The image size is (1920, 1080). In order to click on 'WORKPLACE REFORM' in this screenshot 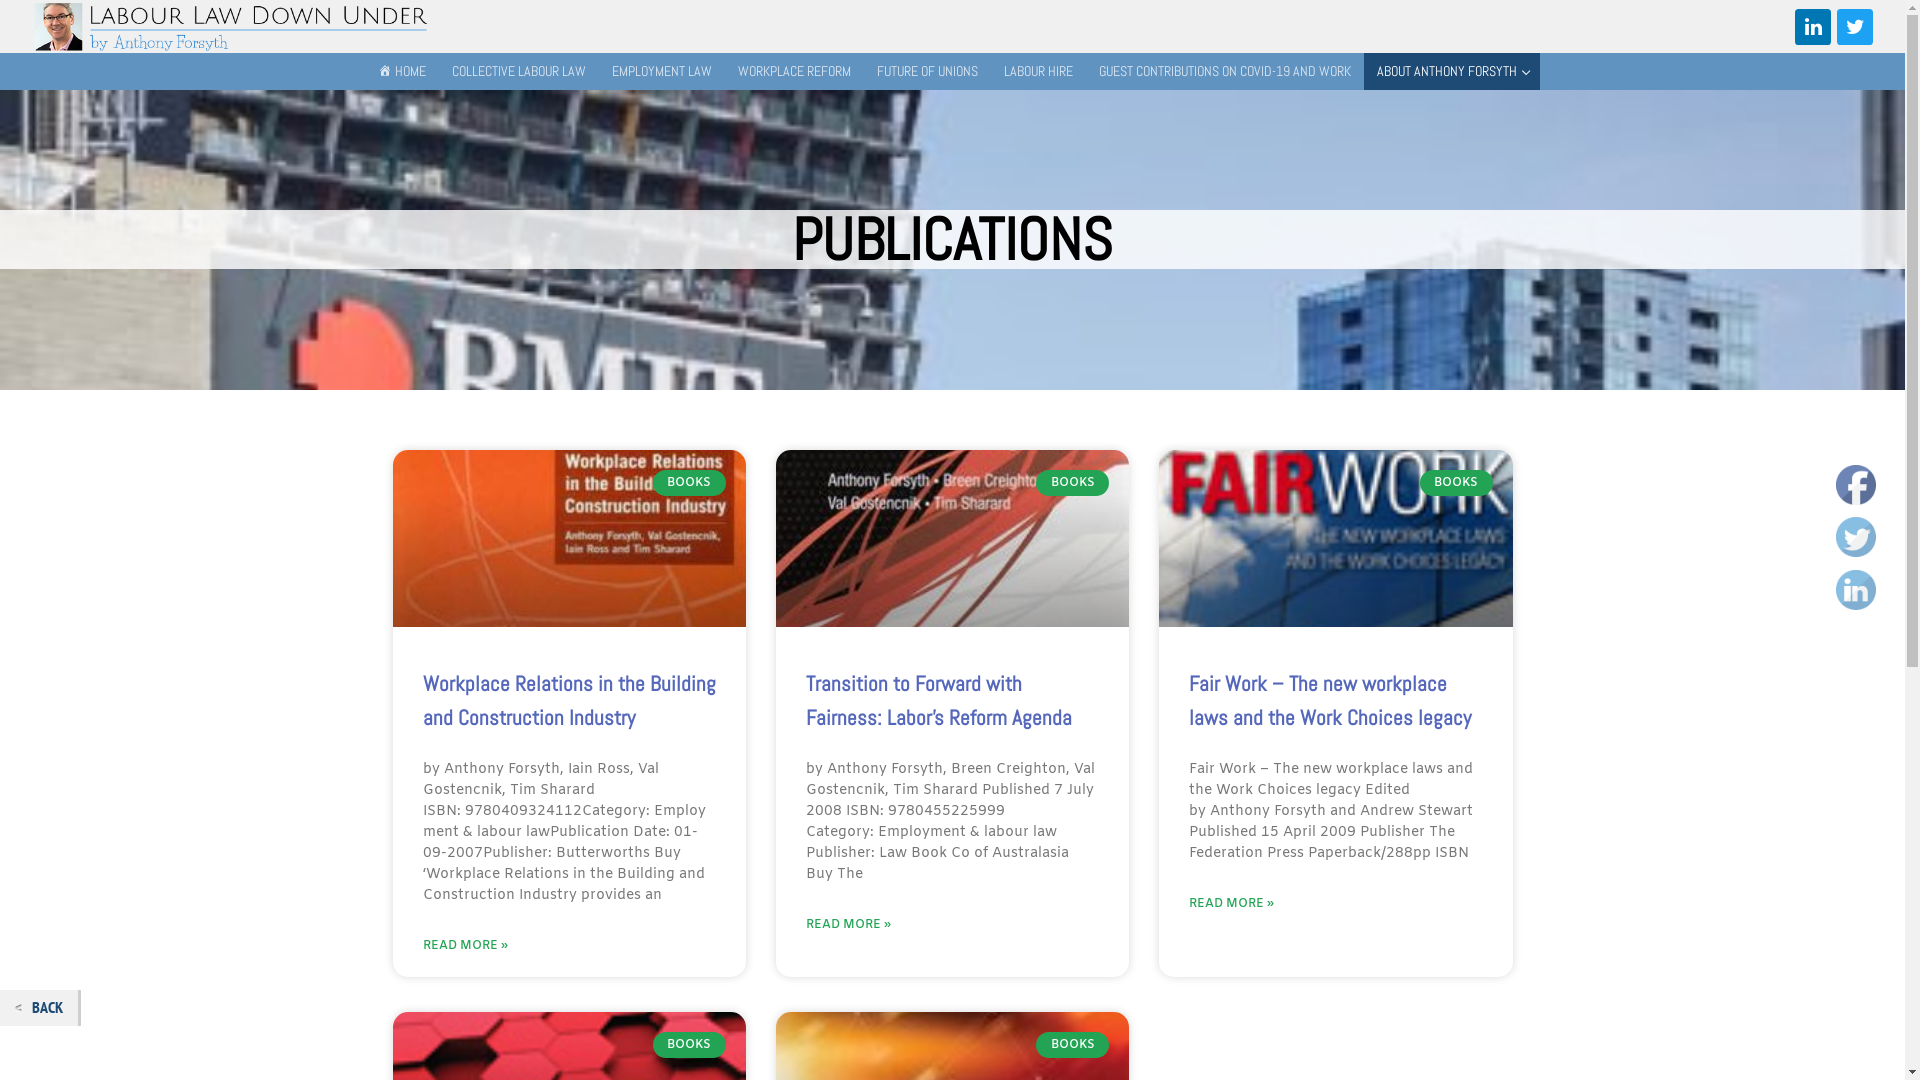, I will do `click(793, 71)`.